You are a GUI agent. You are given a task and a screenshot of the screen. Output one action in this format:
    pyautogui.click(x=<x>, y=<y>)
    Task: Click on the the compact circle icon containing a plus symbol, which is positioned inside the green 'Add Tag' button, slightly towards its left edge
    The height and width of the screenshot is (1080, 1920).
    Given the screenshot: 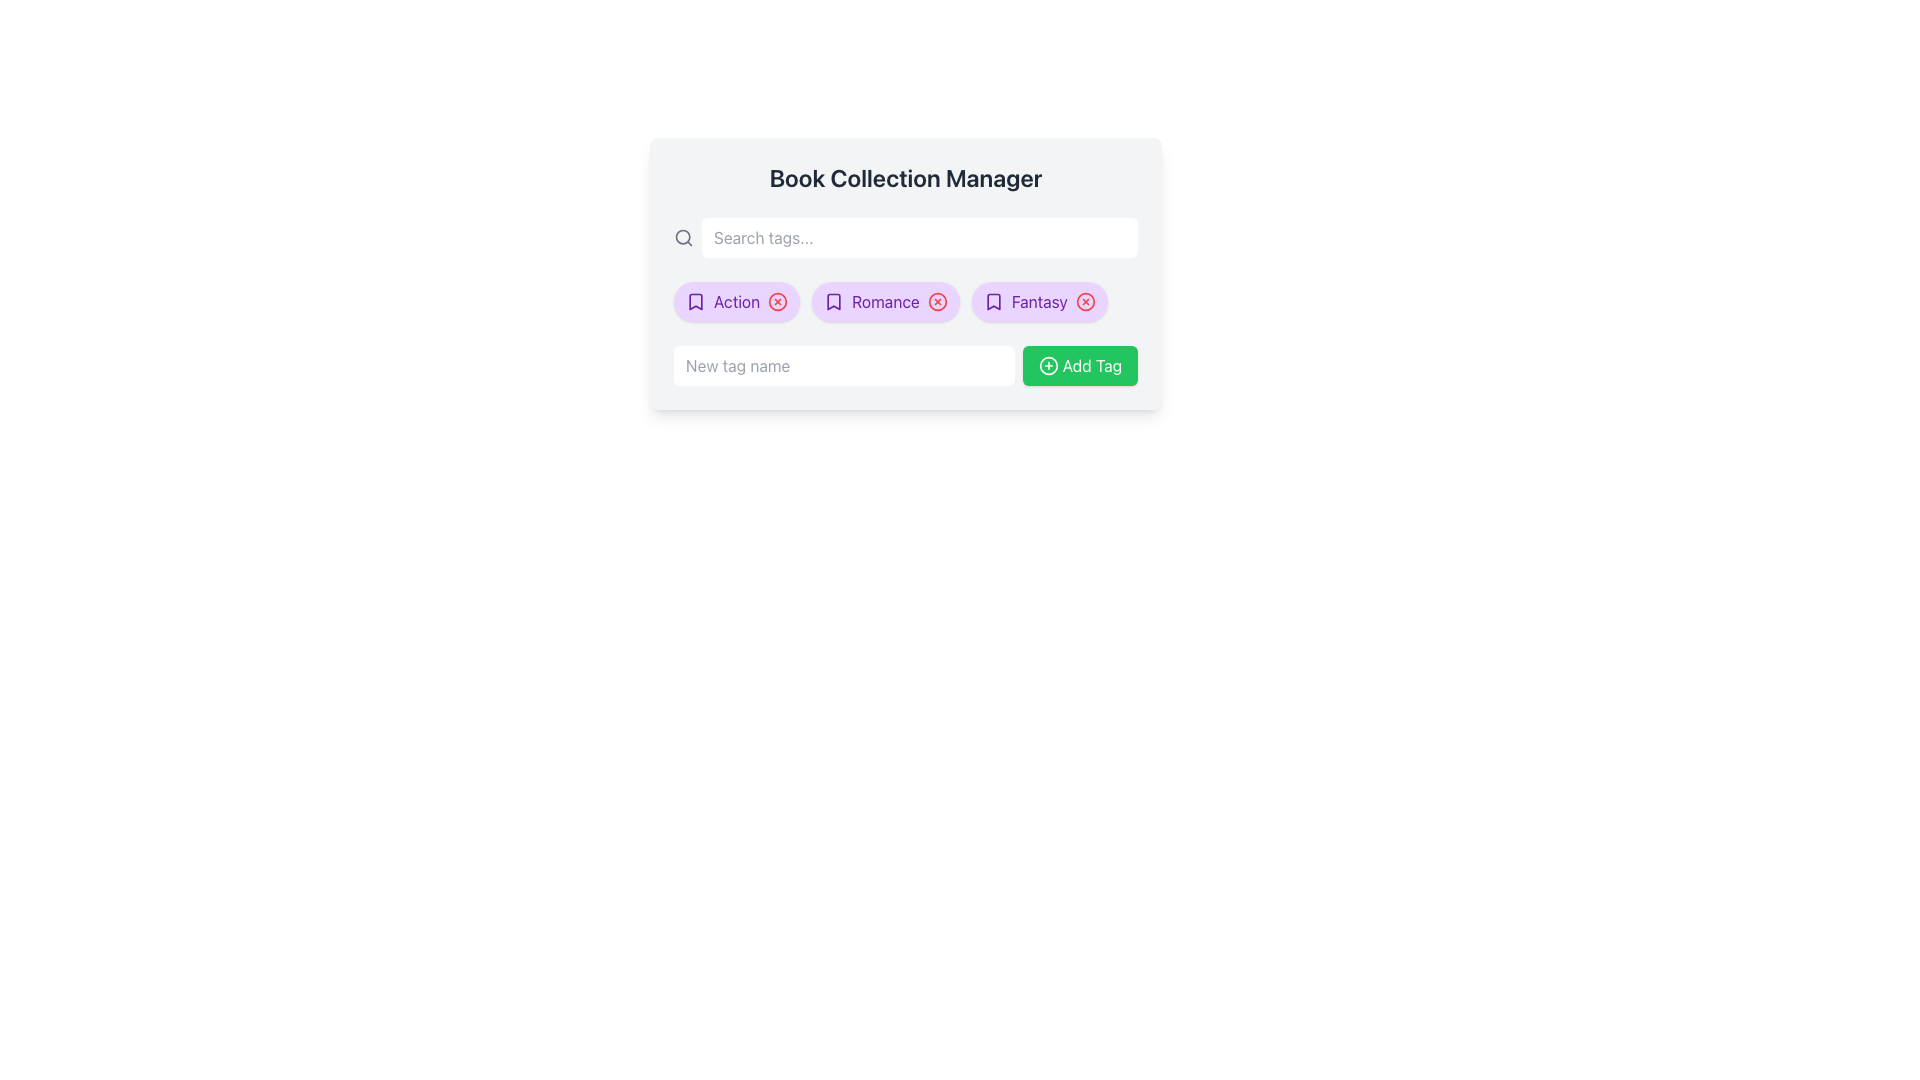 What is the action you would take?
    pyautogui.click(x=1047, y=366)
    